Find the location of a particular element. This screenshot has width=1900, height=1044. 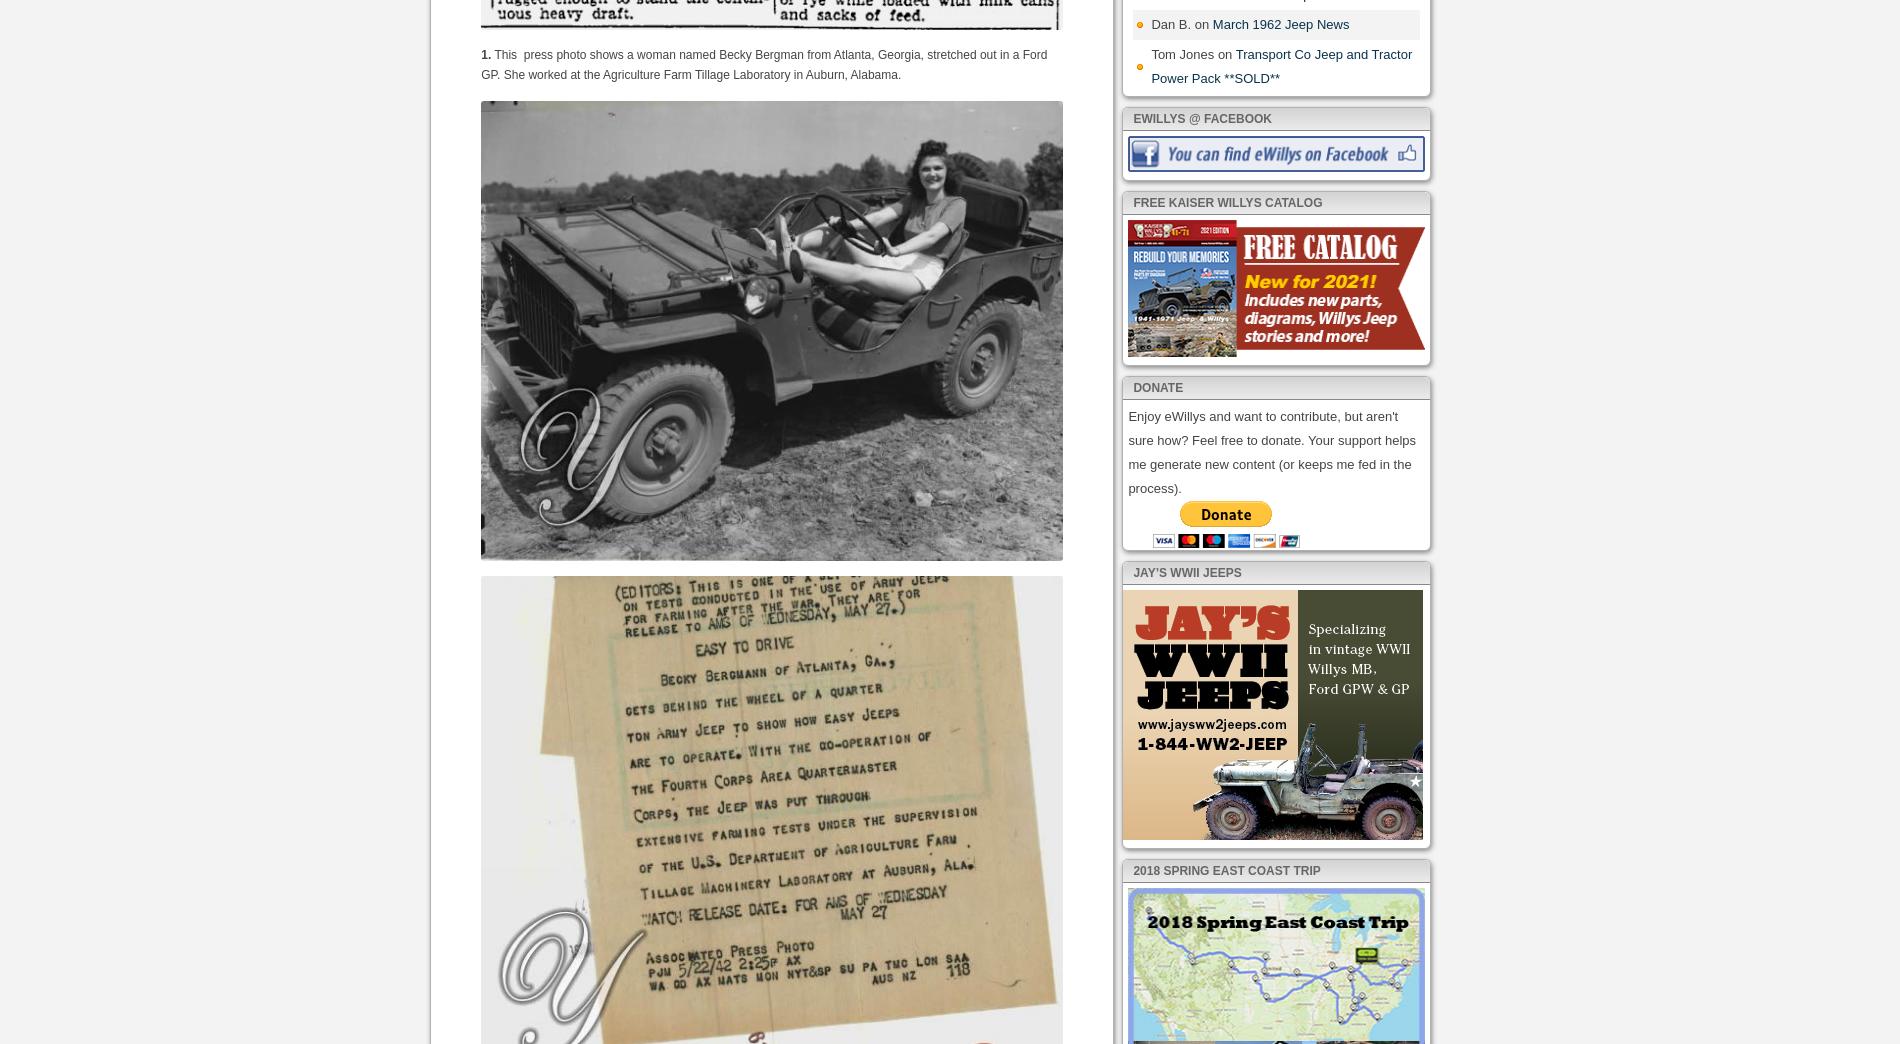

'Jay’s WWII Jeeps' is located at coordinates (1186, 572).